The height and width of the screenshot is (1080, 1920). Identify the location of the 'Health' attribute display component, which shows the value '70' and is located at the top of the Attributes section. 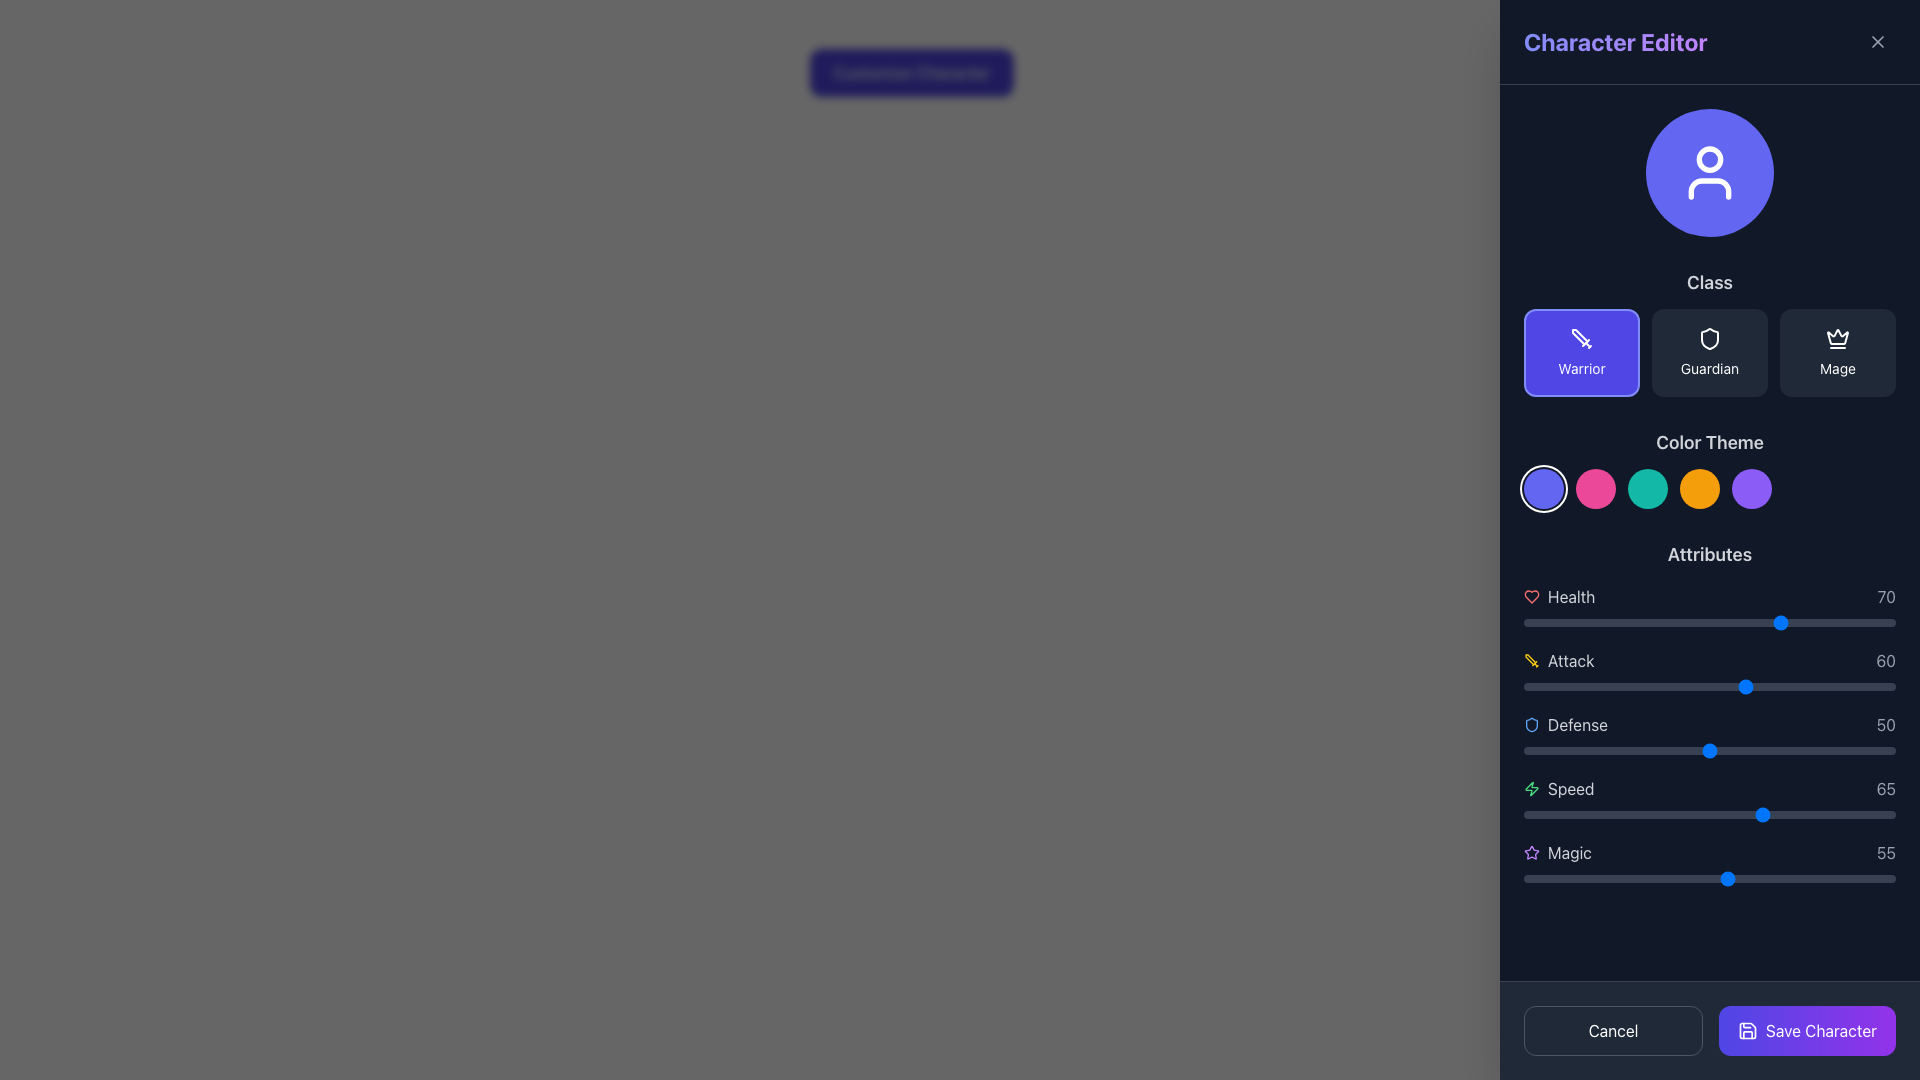
(1708, 596).